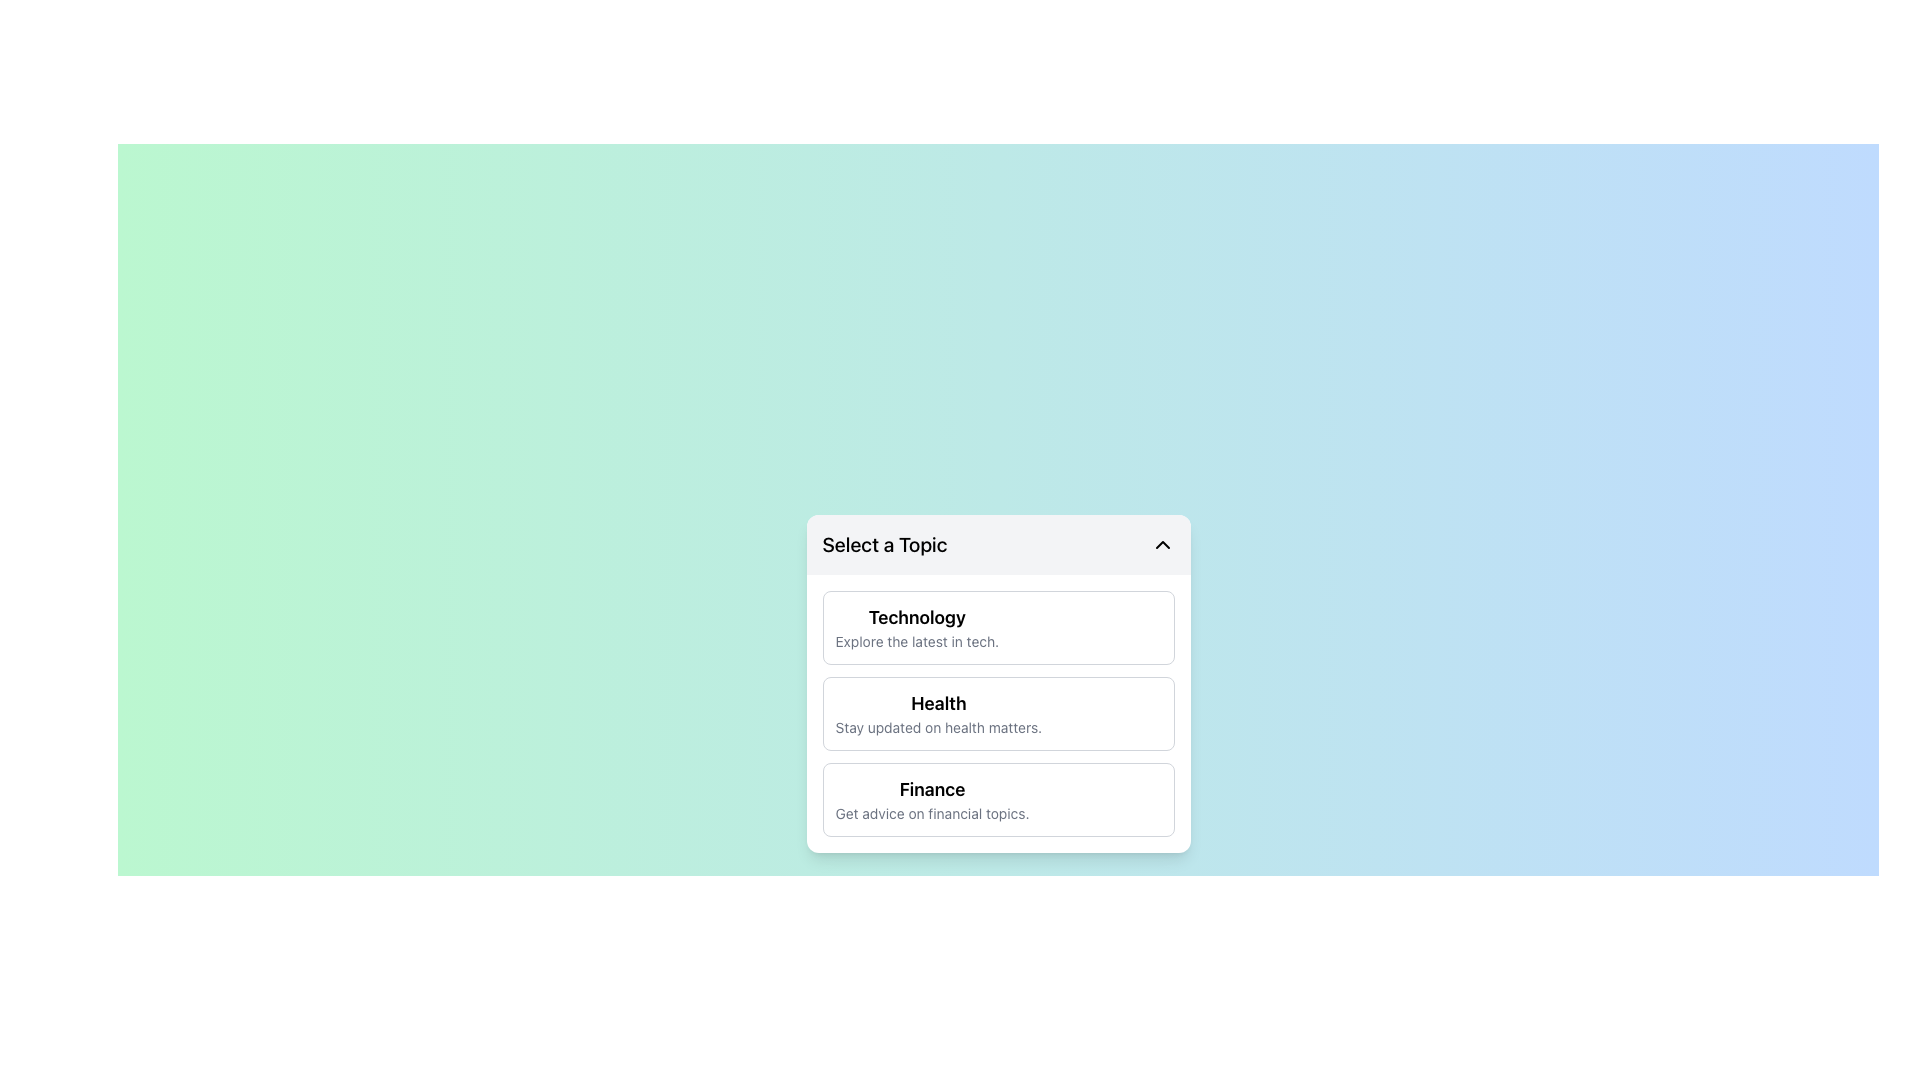 The height and width of the screenshot is (1080, 1920). What do you see at coordinates (936, 703) in the screenshot?
I see `the heading label for the 'Health' topic located in the second list item of the 'Select a Topic' section` at bounding box center [936, 703].